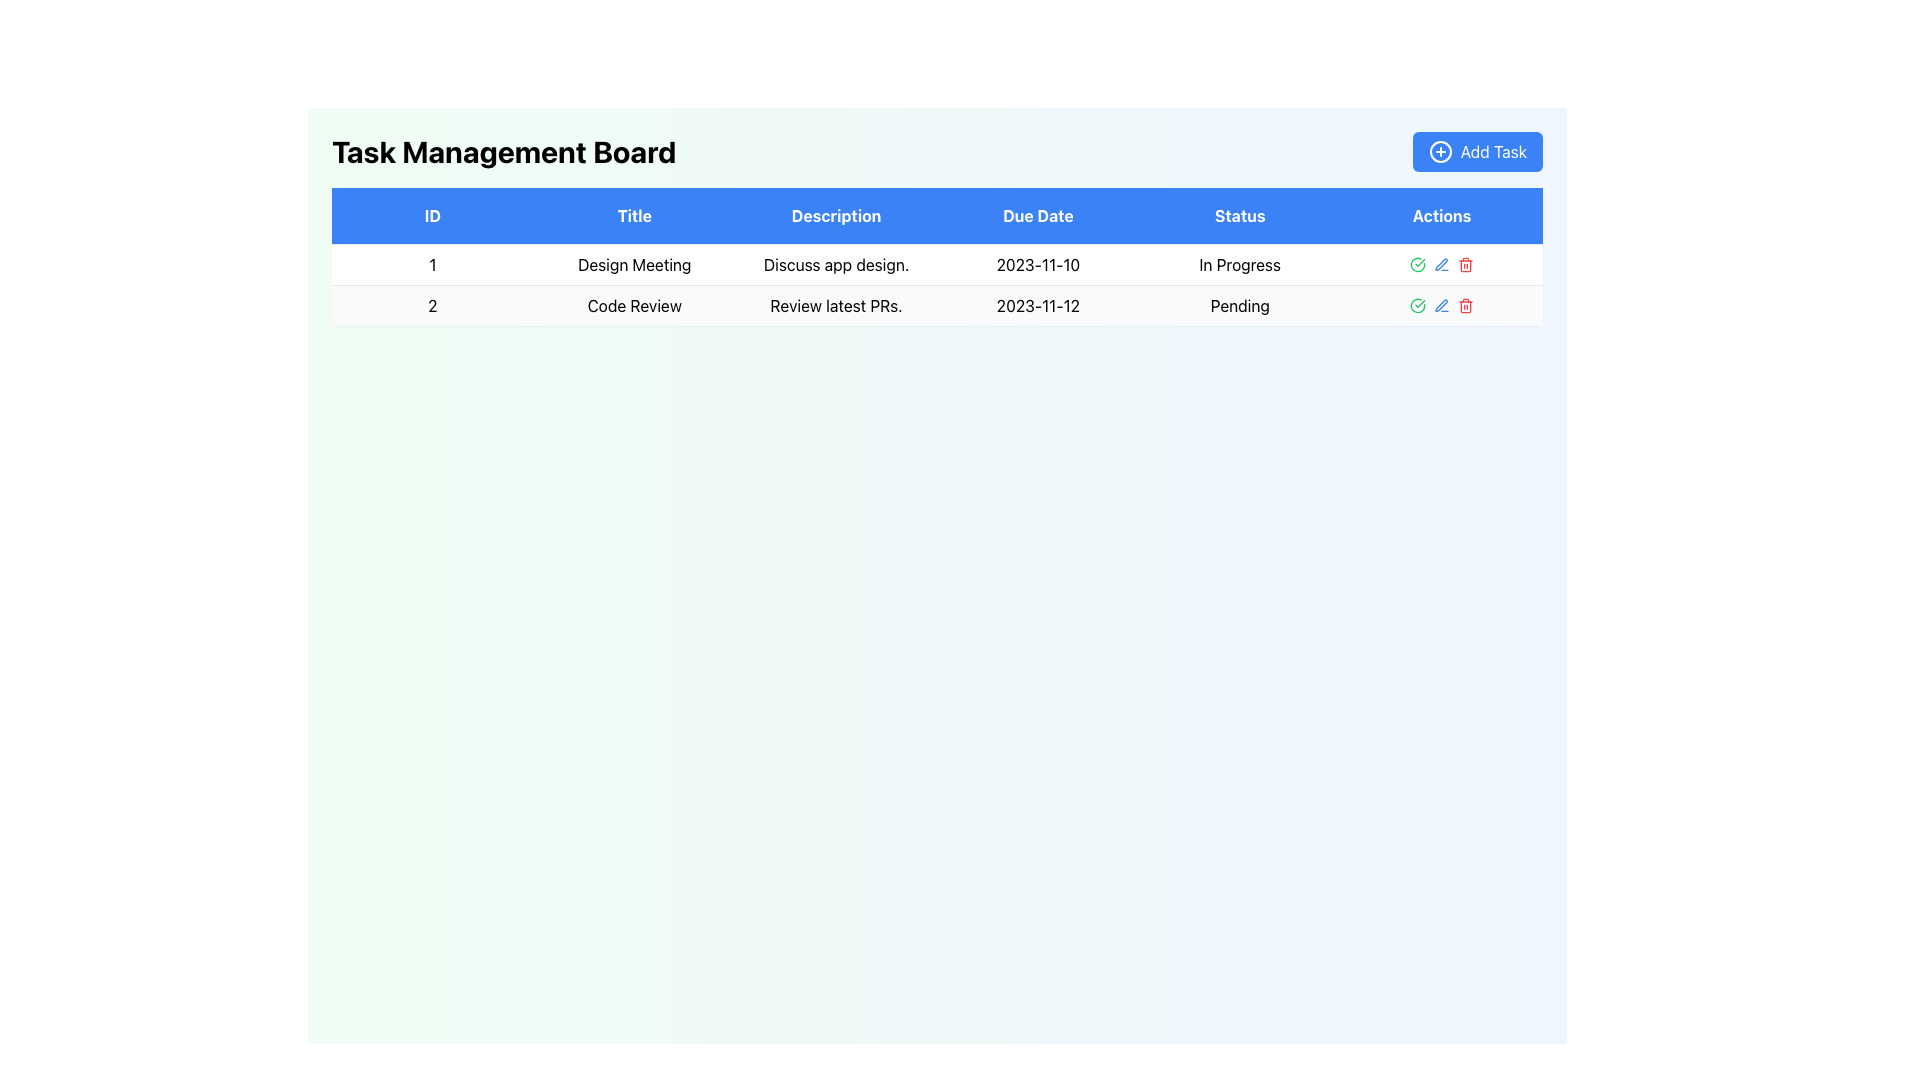 Image resolution: width=1920 pixels, height=1080 pixels. What do you see at coordinates (1038, 216) in the screenshot?
I see `the 'Due Date' column label in the task management table, which is the fourth column header positioned between 'Description' and 'Status'` at bounding box center [1038, 216].